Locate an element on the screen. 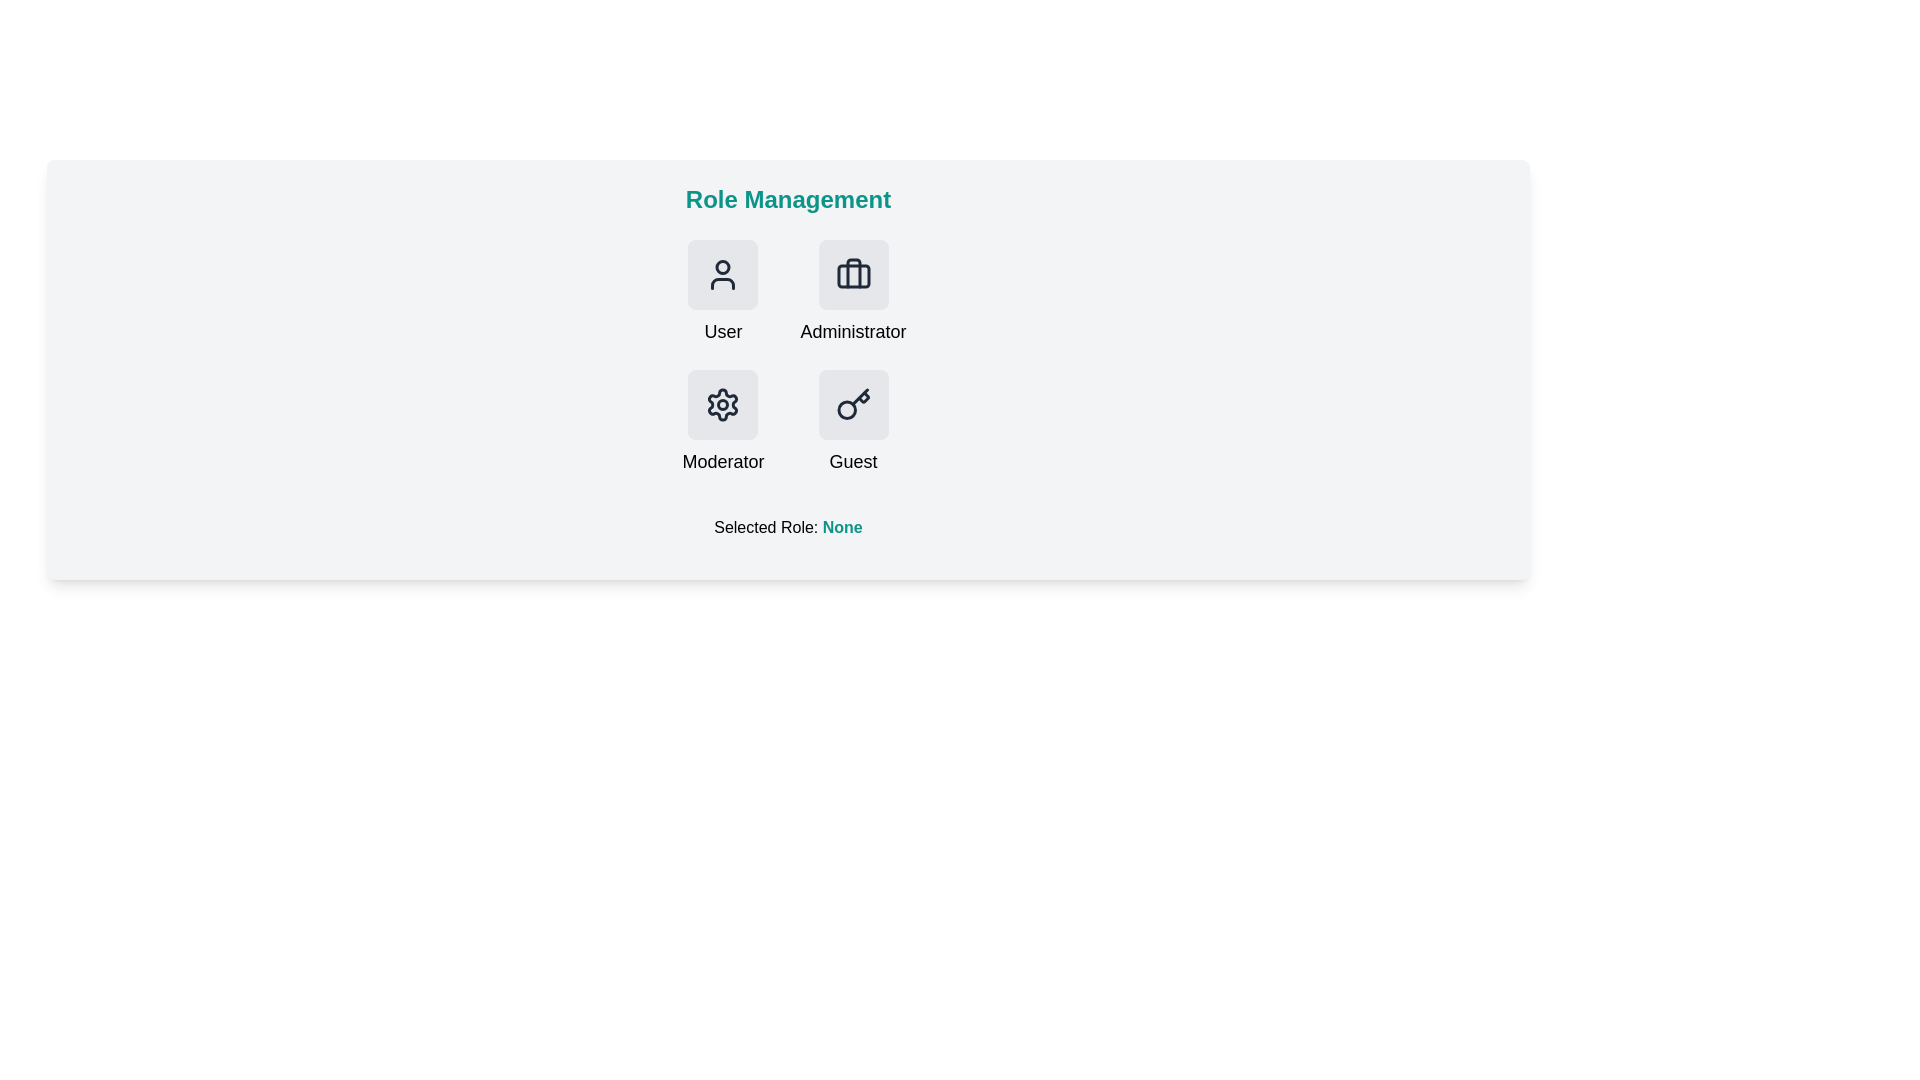 This screenshot has height=1080, width=1920. the 'Administrator' text label displayed in bold font, located in the second column of the Role Management section, directly below the briefcase icon is located at coordinates (853, 330).